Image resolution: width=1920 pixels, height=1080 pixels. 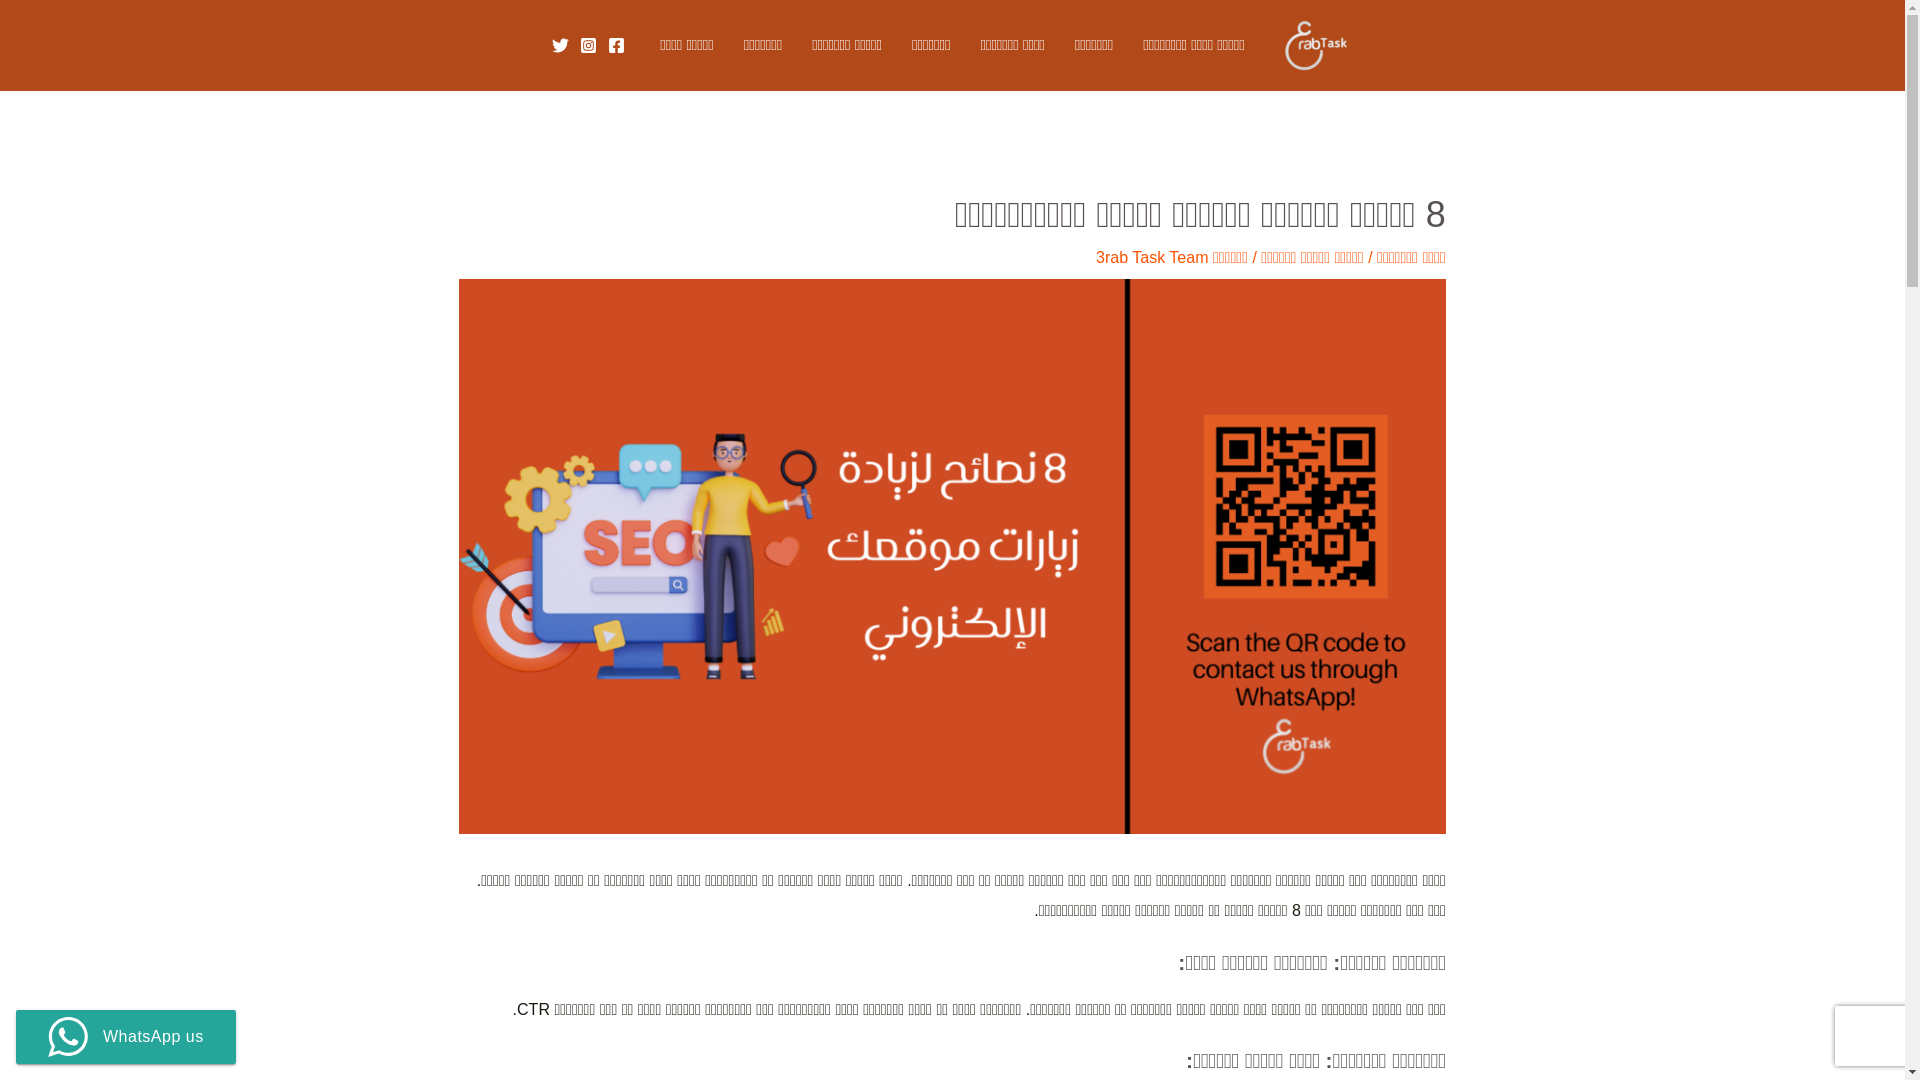 I want to click on '3rab Task Team', so click(x=1094, y=256).